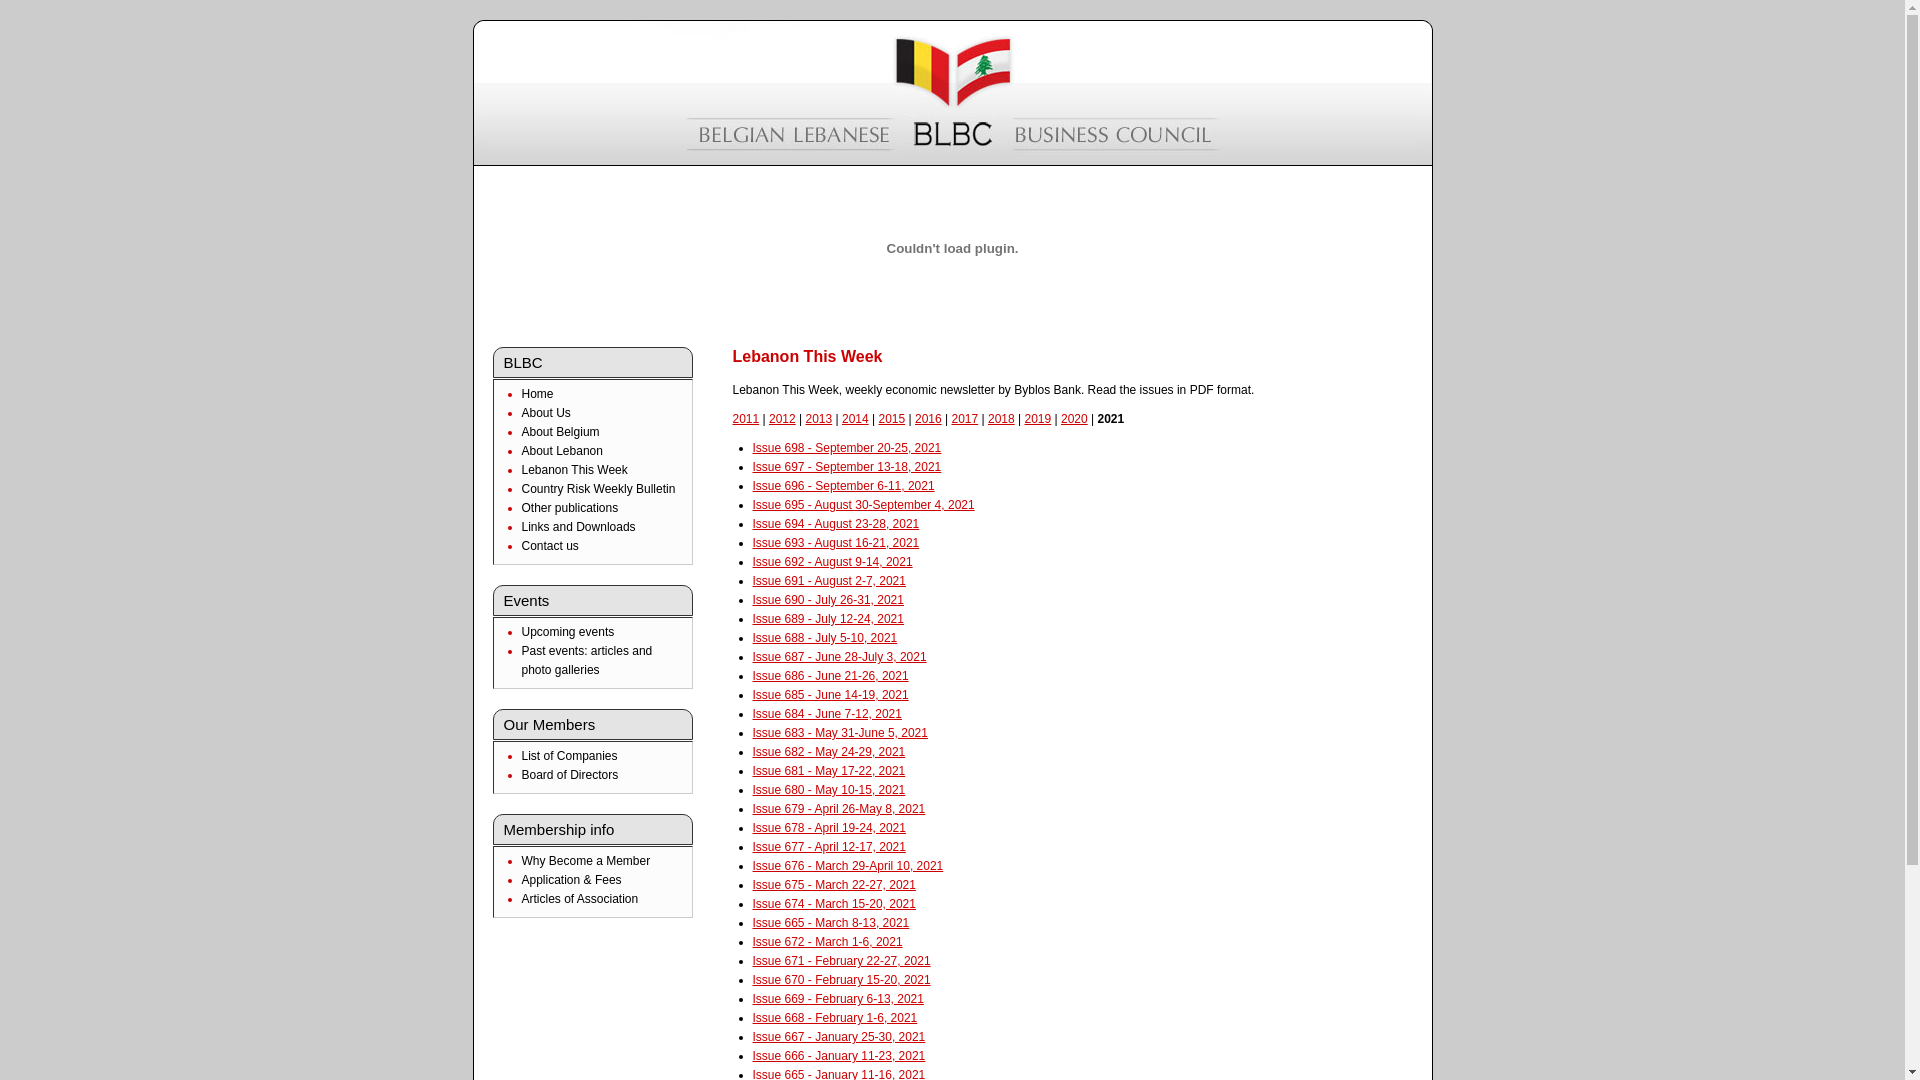  Describe the element at coordinates (831, 562) in the screenshot. I see `'Issue 692 - August 9-14, 2021'` at that location.